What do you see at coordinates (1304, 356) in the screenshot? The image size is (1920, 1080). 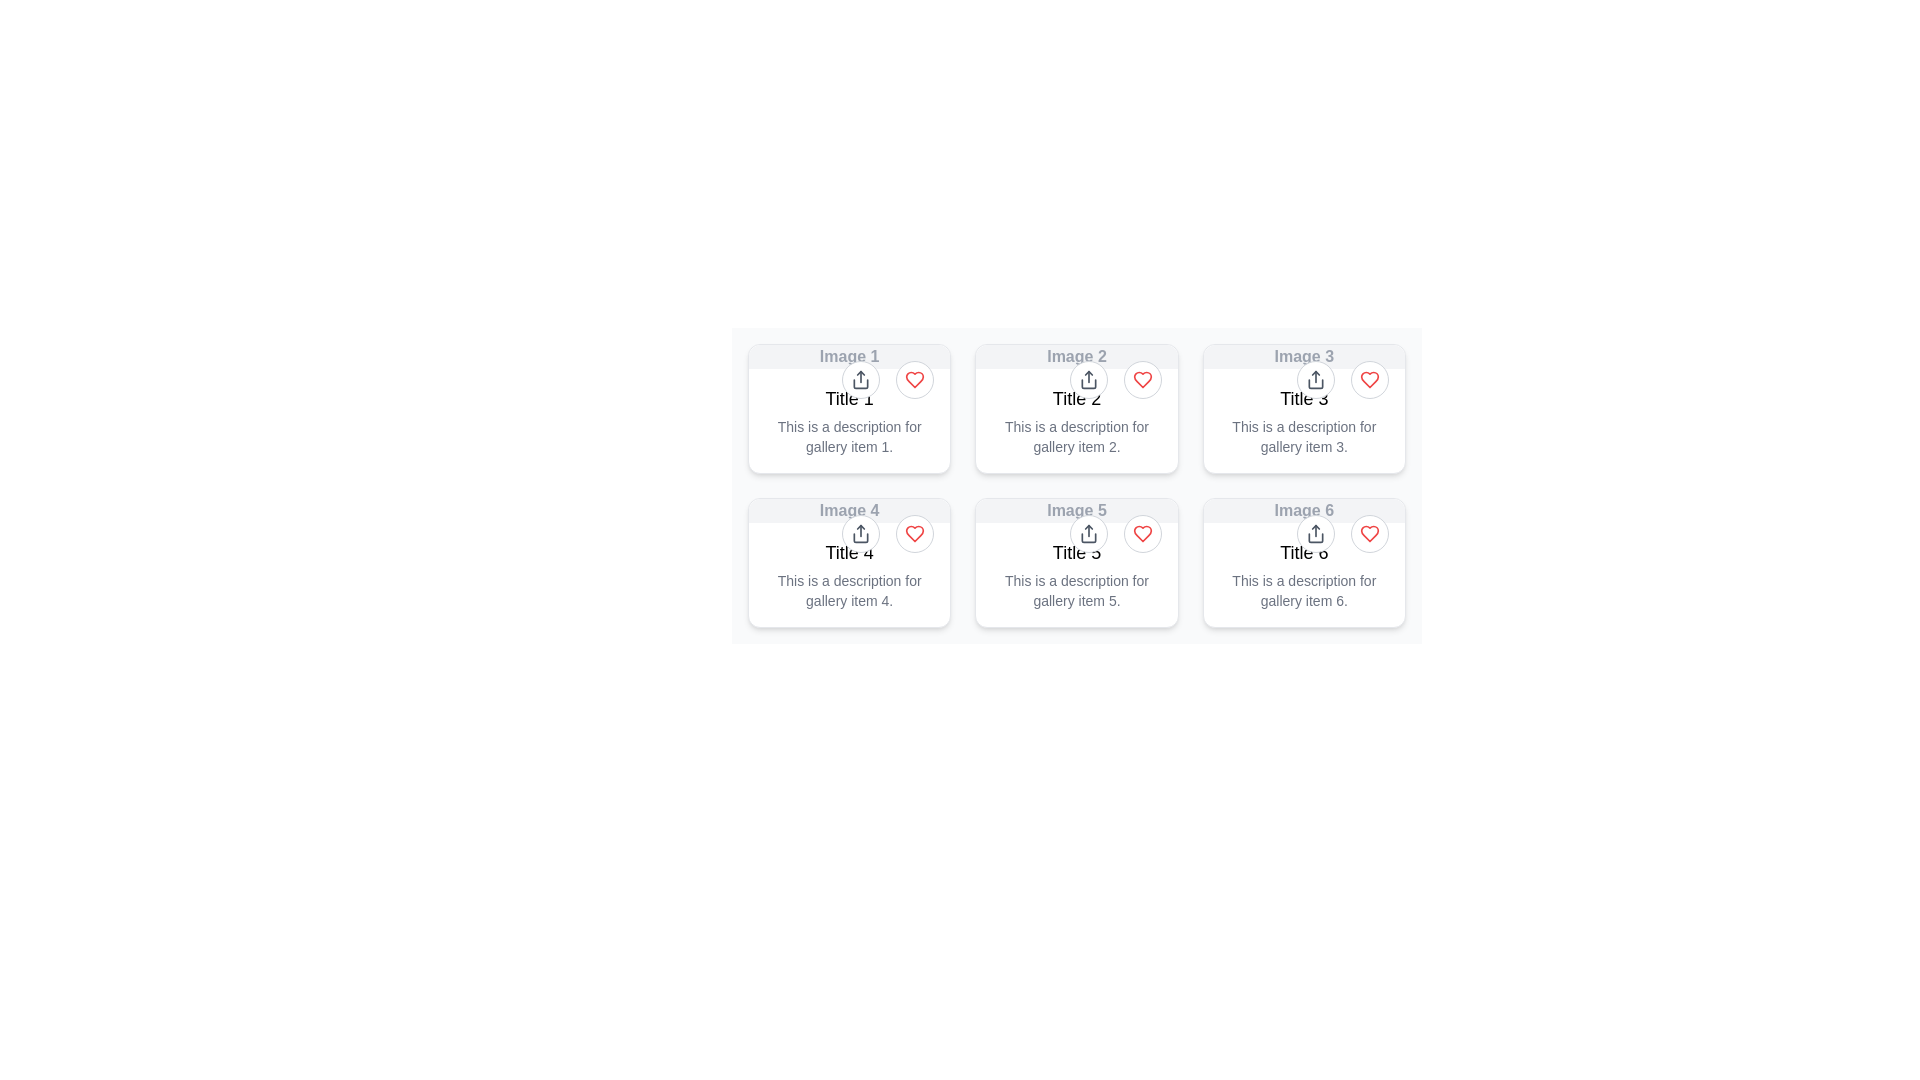 I see `the text label that identifies the gallery item as 'Image 3', positioned at the center of the top segment of the gallery card for the third item` at bounding box center [1304, 356].